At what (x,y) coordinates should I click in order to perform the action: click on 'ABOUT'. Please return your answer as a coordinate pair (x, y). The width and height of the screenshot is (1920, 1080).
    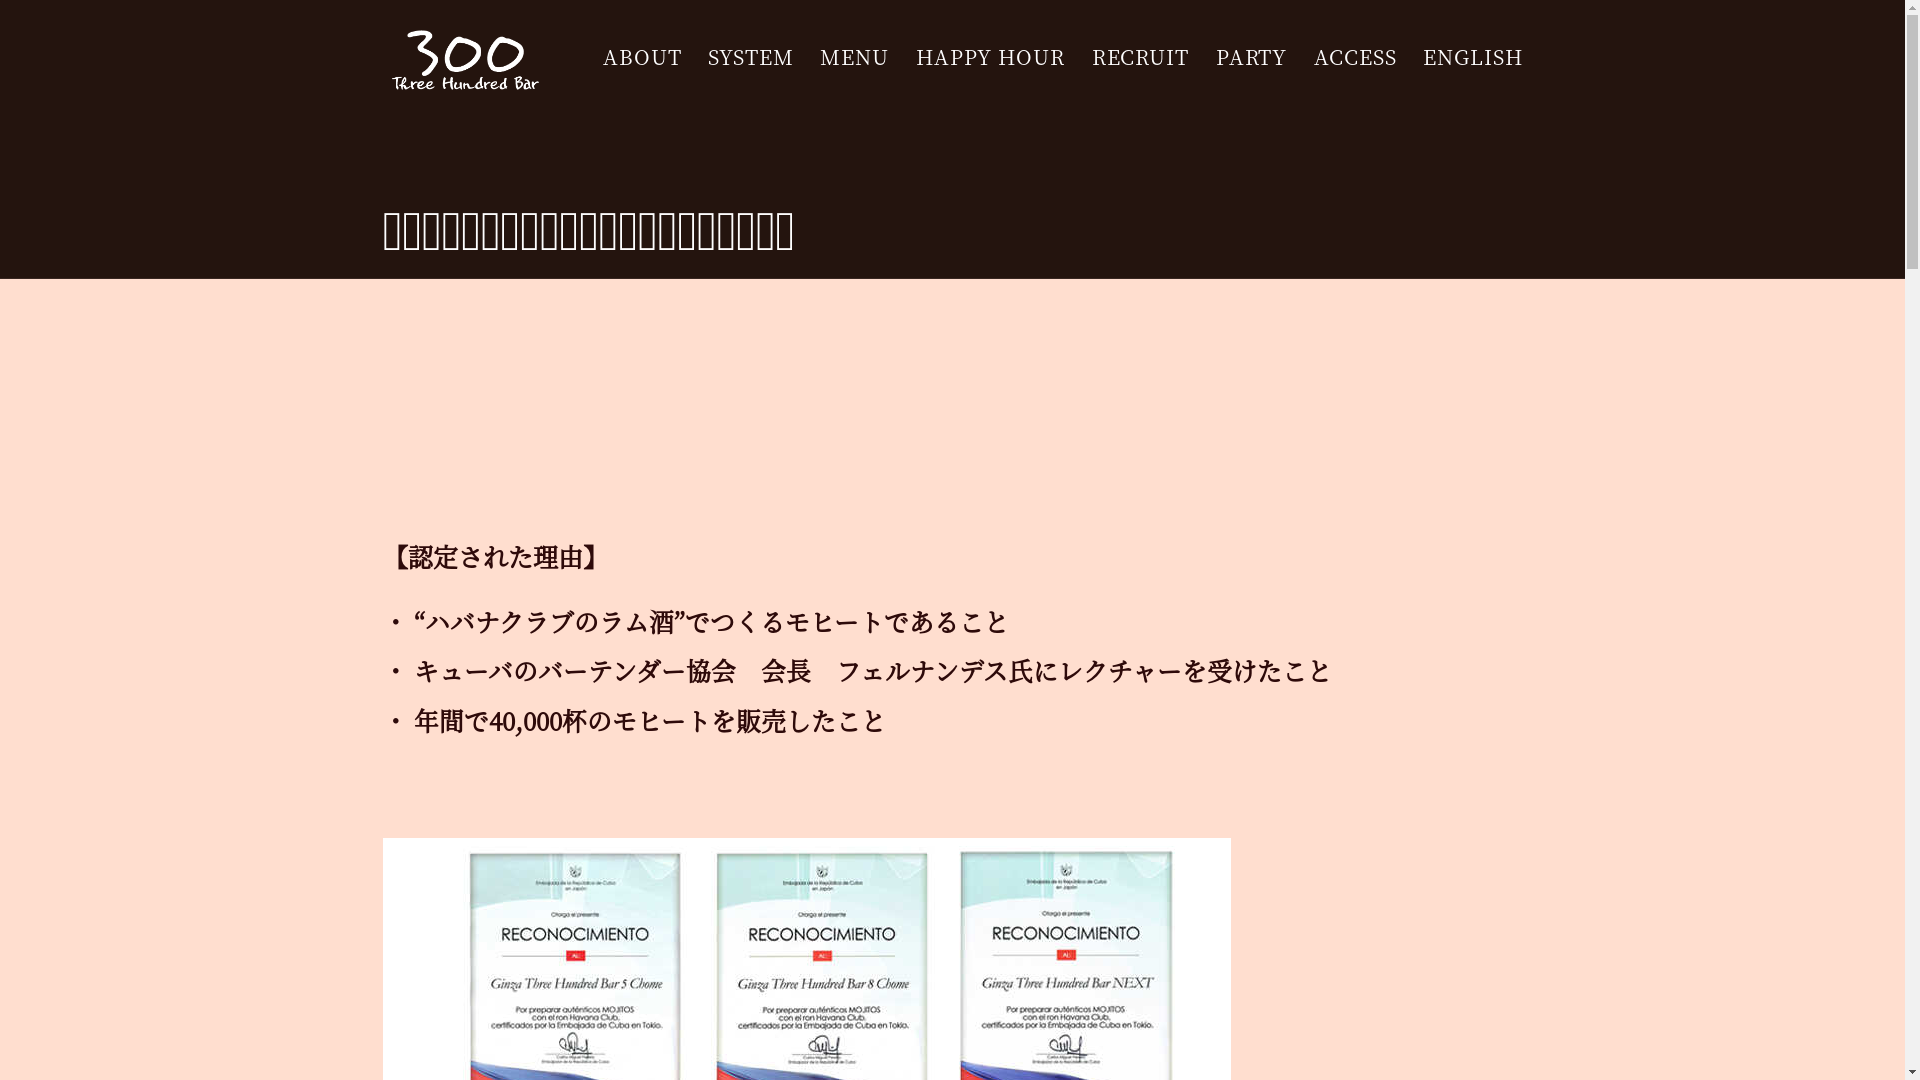
    Looking at the image, I should click on (642, 56).